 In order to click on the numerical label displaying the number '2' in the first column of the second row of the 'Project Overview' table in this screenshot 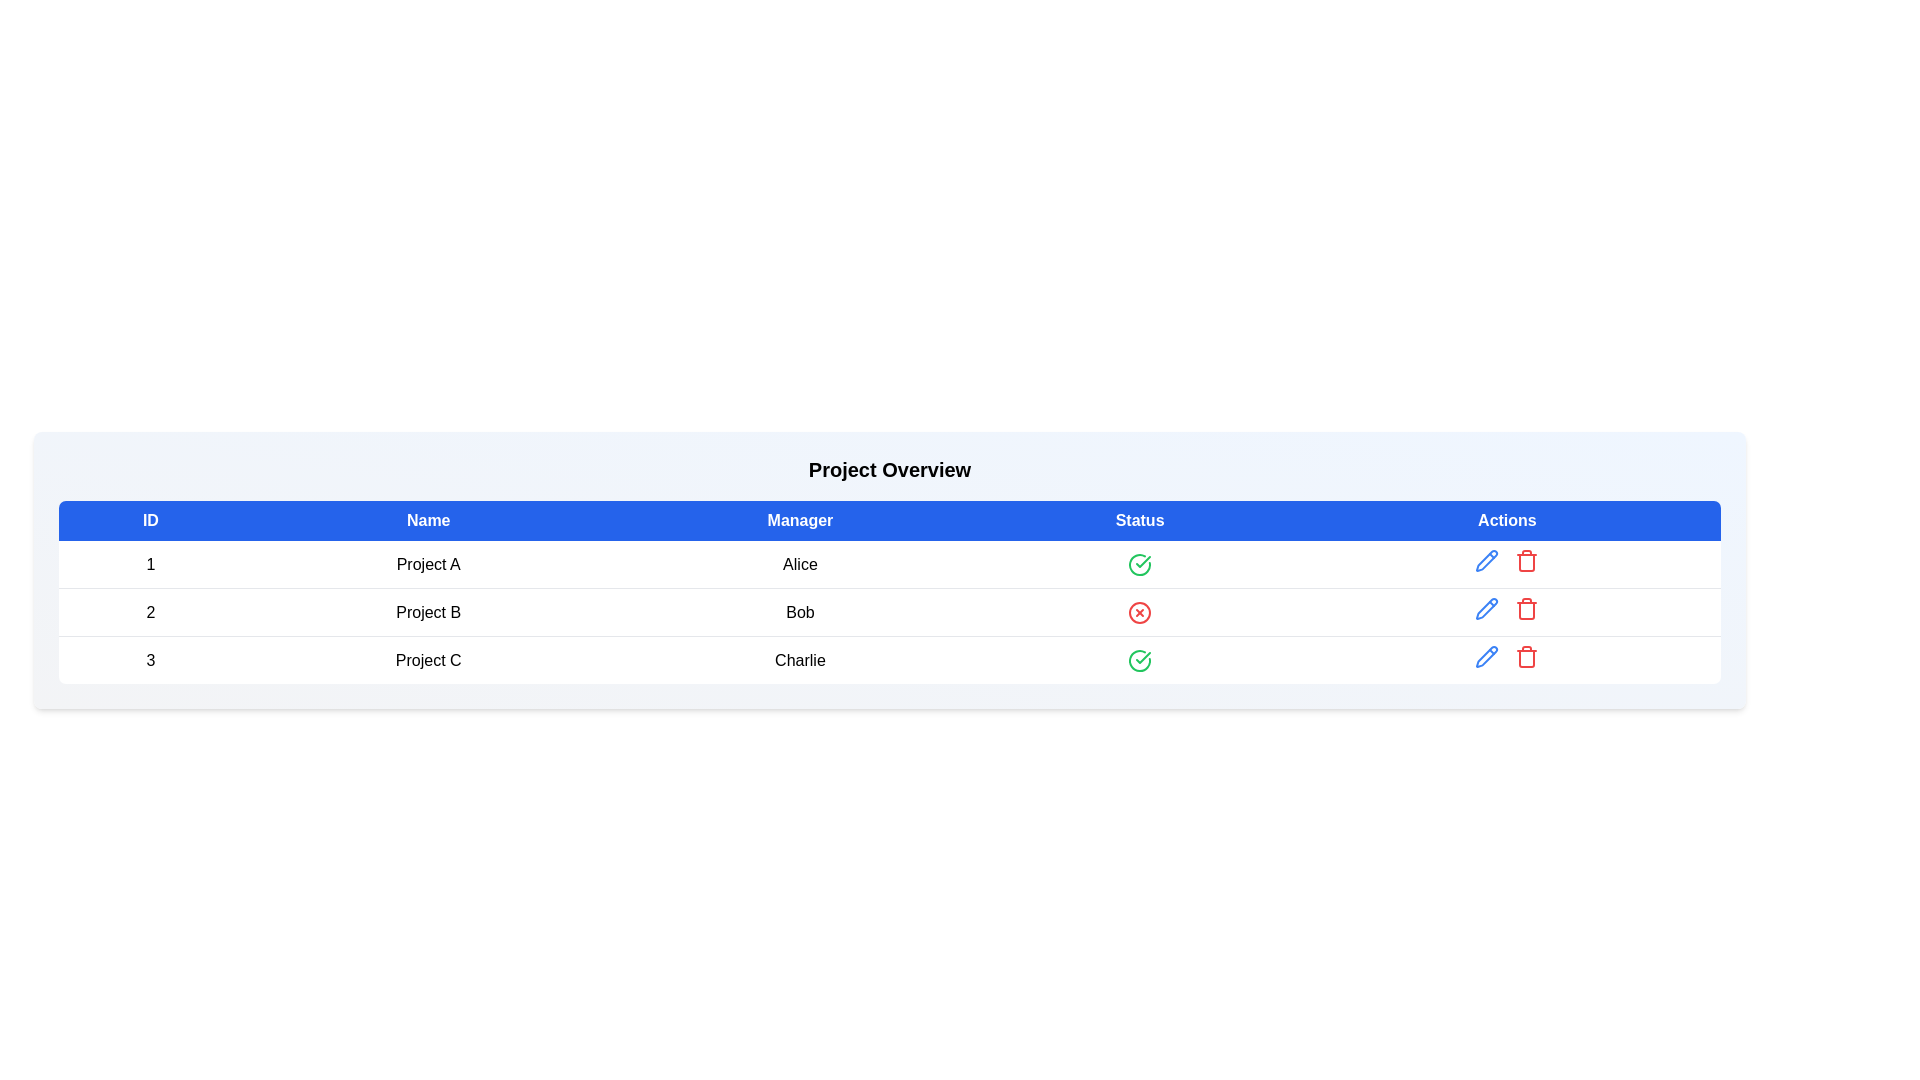, I will do `click(149, 611)`.